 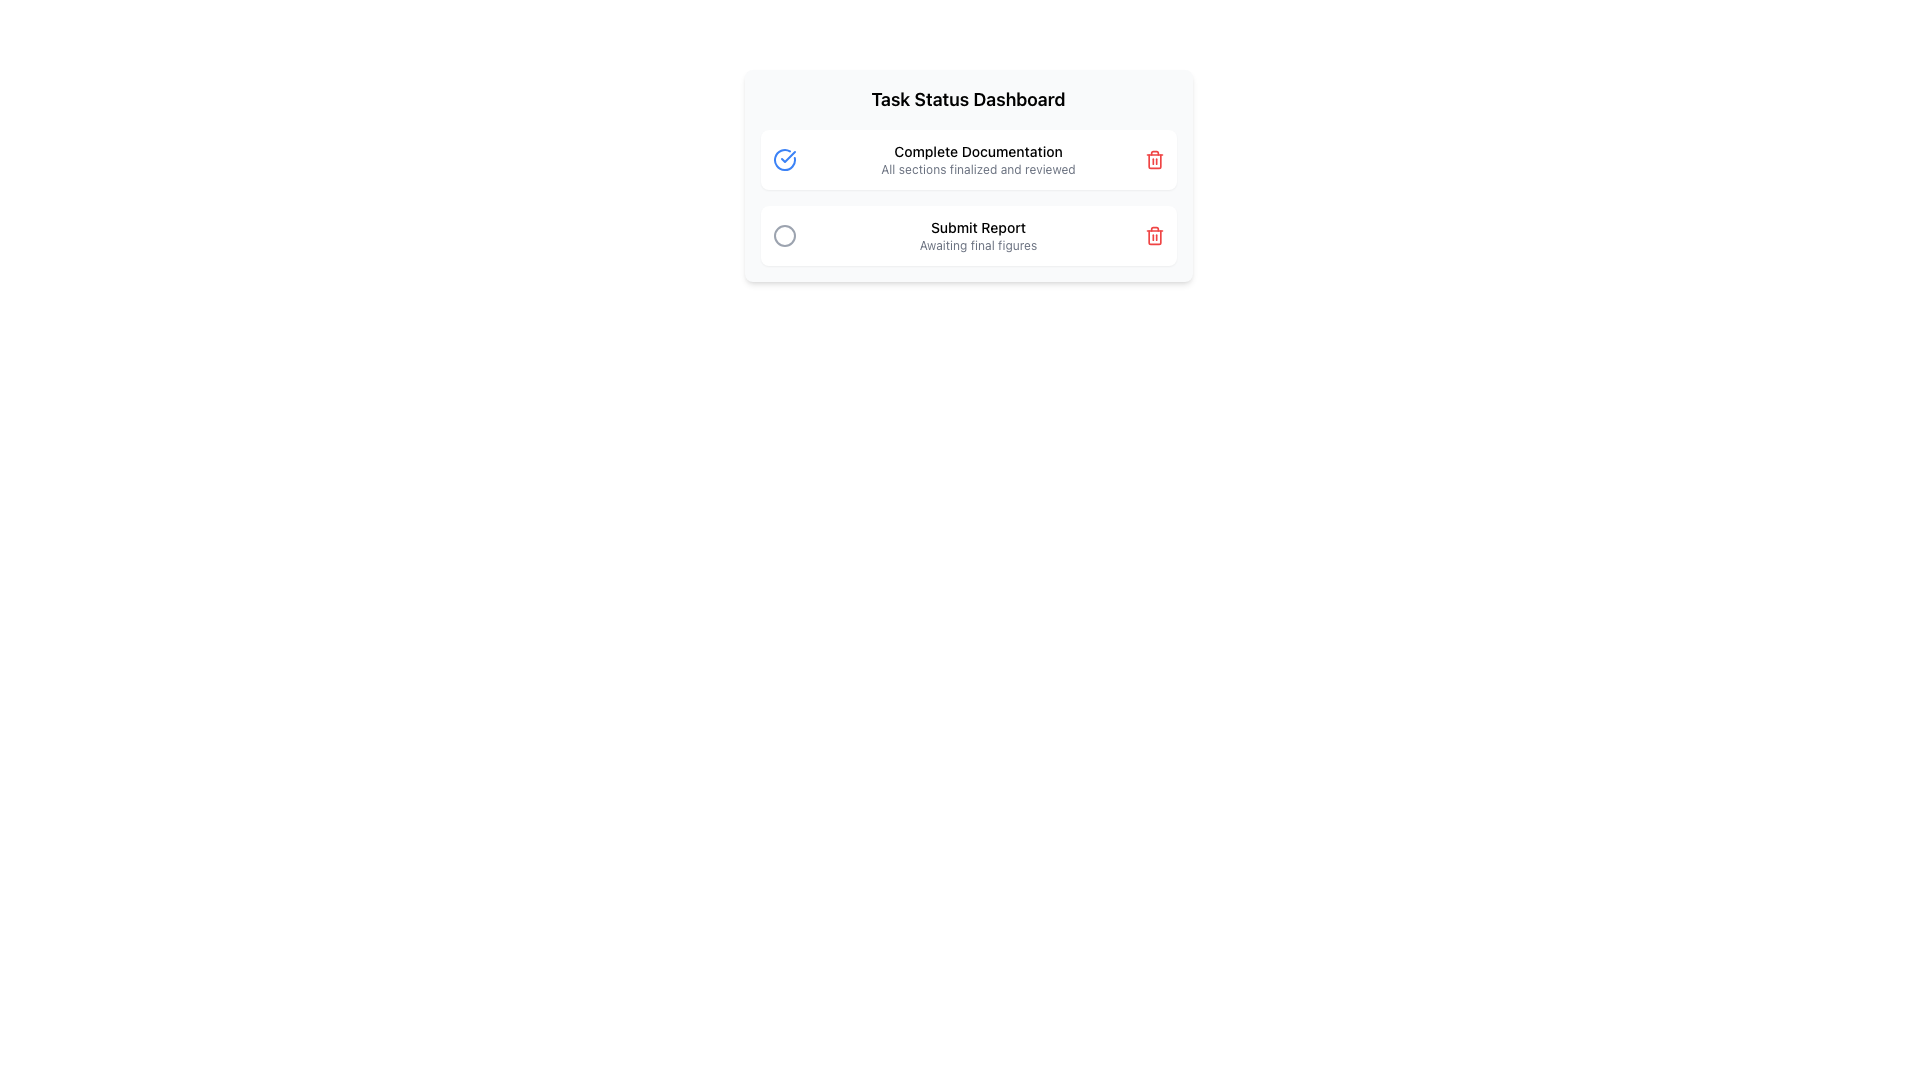 I want to click on the task description text located in the second row of the 'Task Status Dashboard' card, which summarizes the task title and its status, so click(x=978, y=234).